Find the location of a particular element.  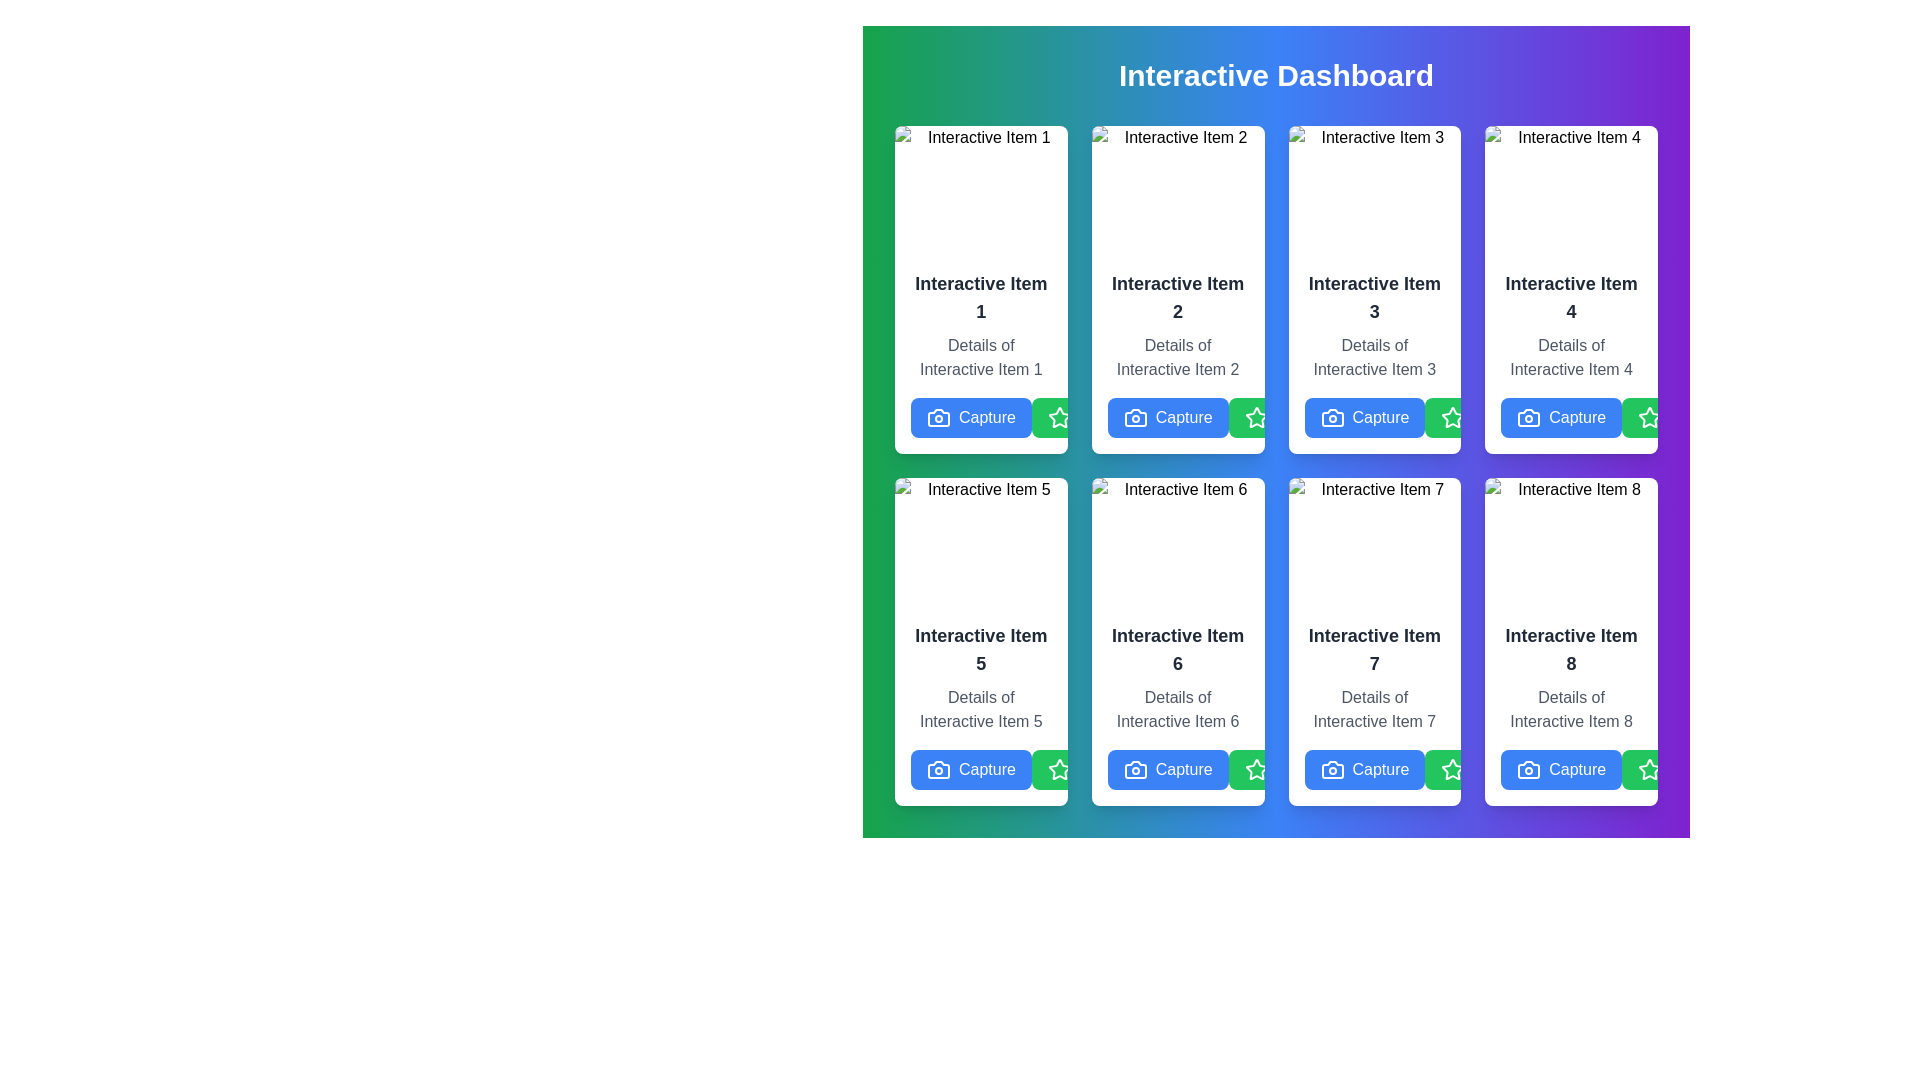

the camera icon within the blue 'Capture' button of 'Interactive Item 6' is located at coordinates (1135, 769).